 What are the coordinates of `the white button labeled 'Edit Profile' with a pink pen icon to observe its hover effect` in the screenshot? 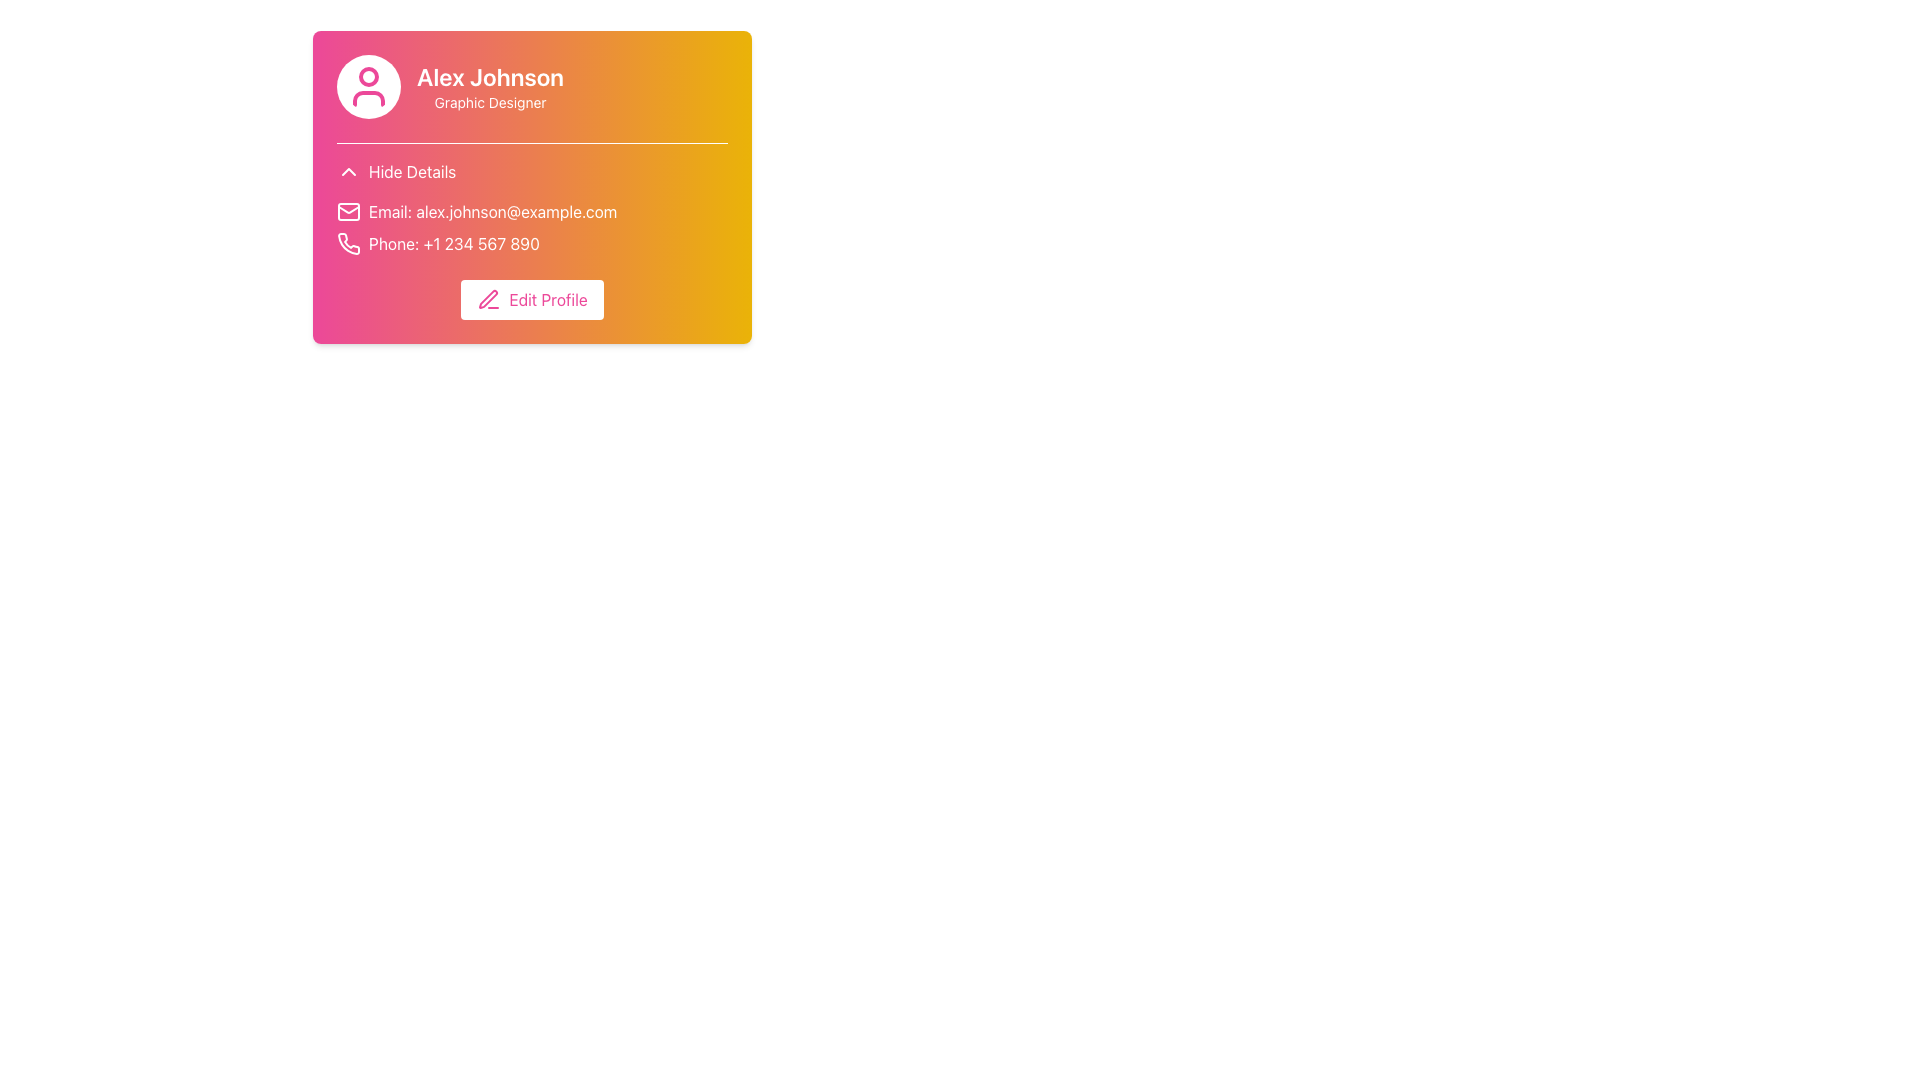 It's located at (532, 300).